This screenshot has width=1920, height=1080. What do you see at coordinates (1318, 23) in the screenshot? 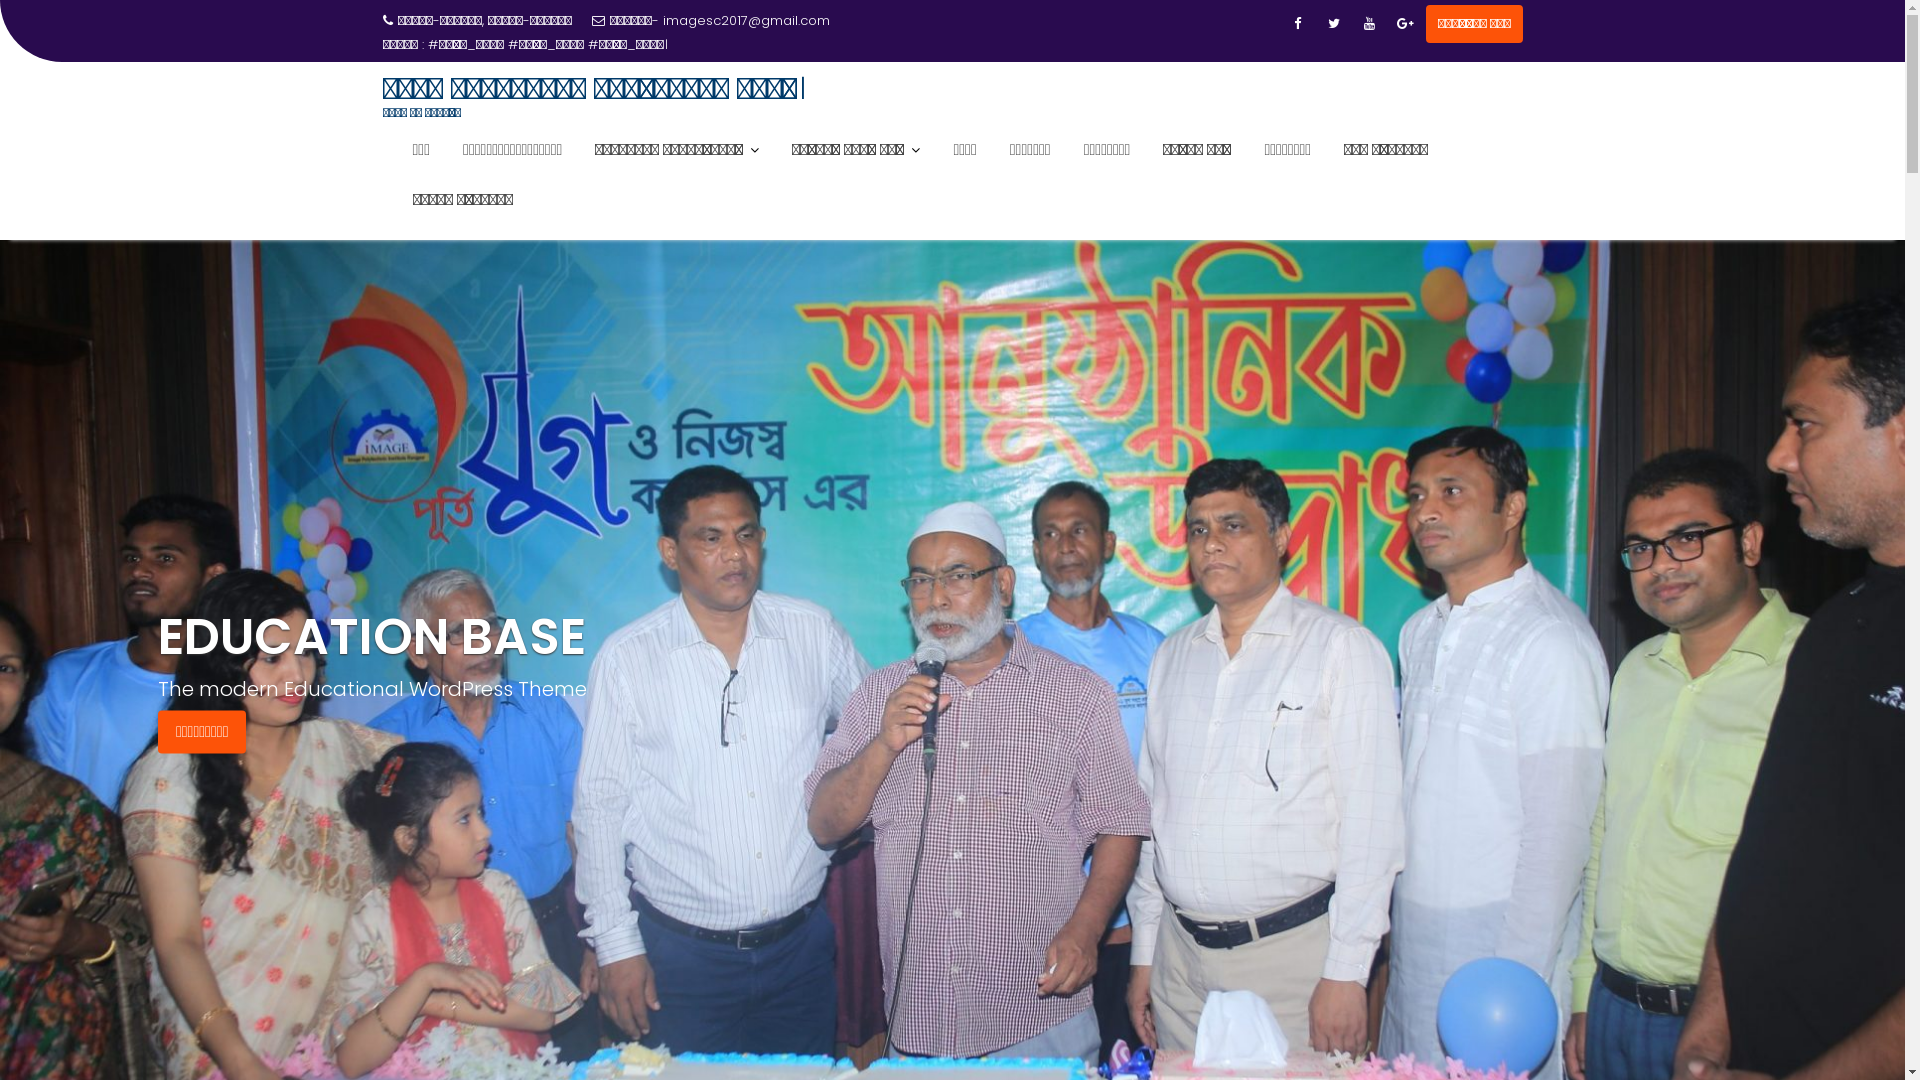
I see `'Twitter'` at bounding box center [1318, 23].